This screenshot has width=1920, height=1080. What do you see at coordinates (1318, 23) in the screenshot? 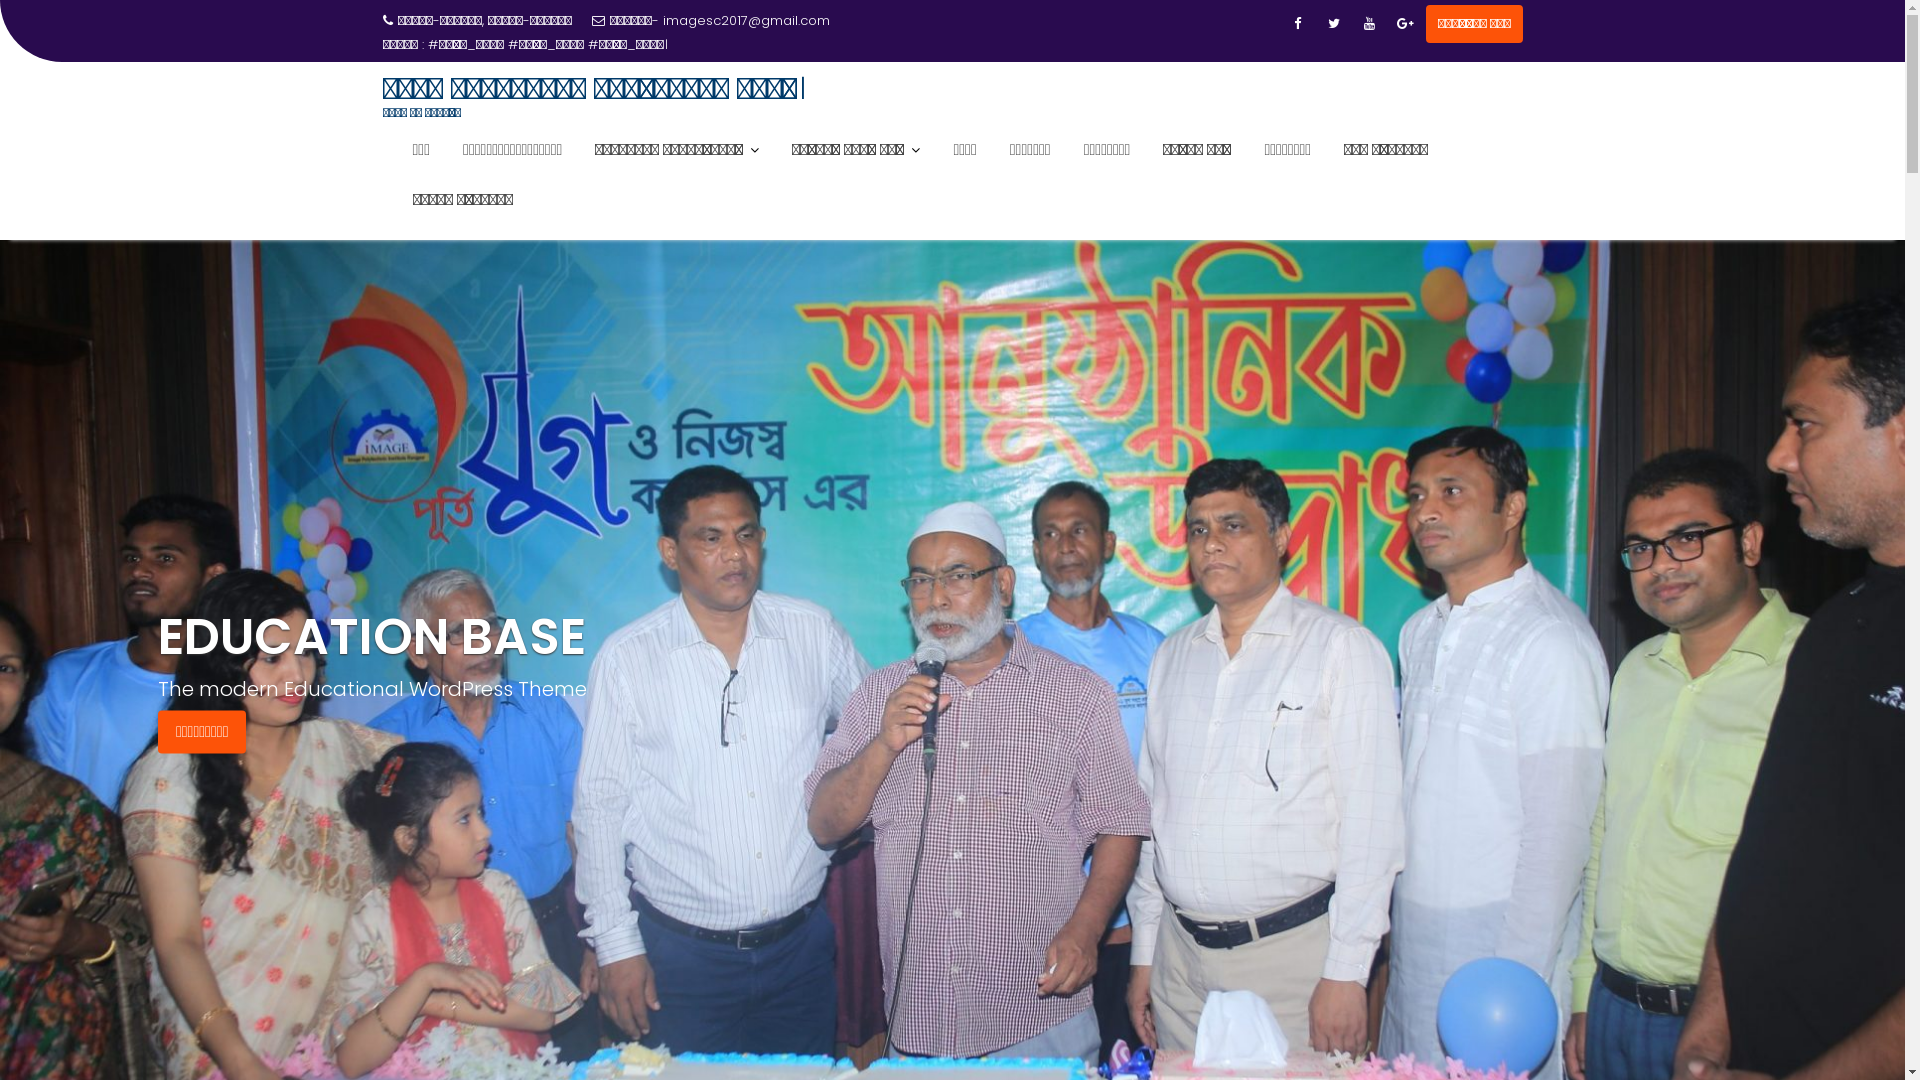
I see `'Twitter'` at bounding box center [1318, 23].